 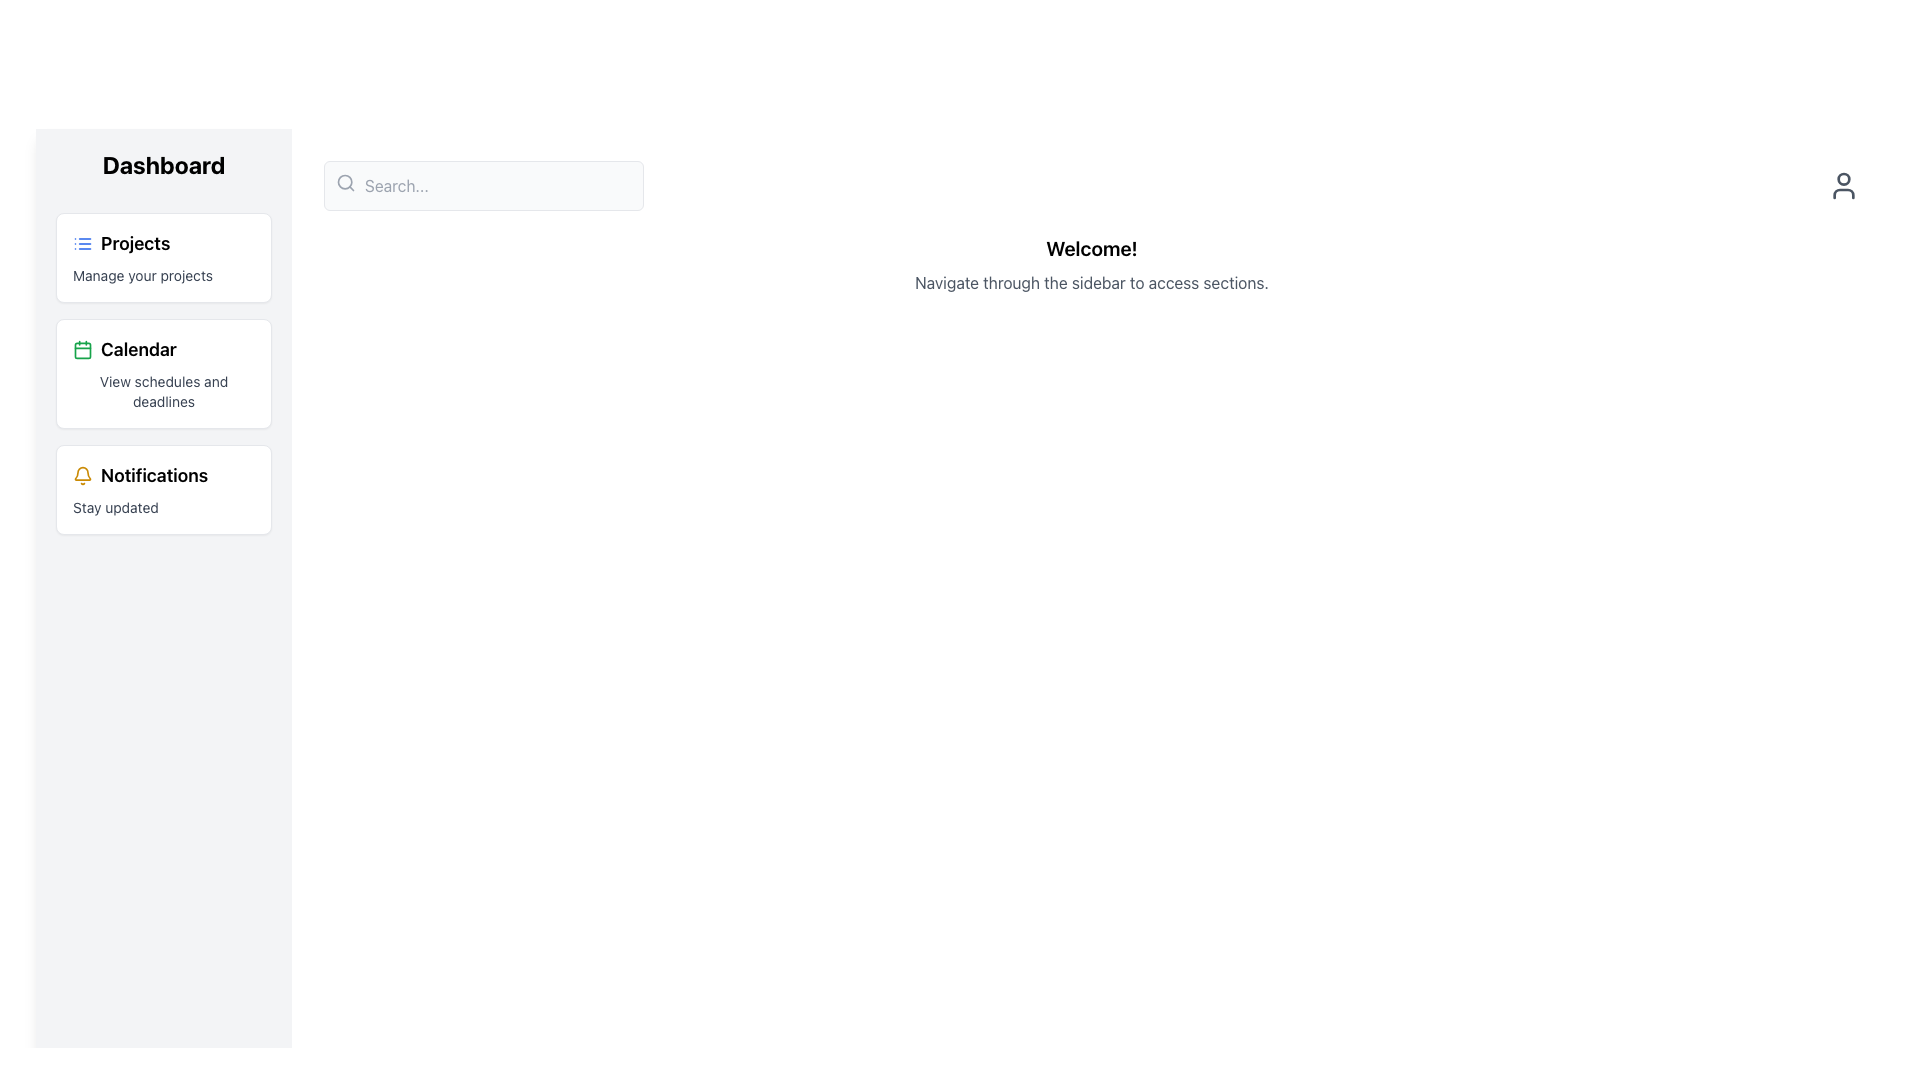 I want to click on the 'Projects' card, which is the top card in the sidebar, featuring a blue list icon and a bold heading, so click(x=163, y=257).